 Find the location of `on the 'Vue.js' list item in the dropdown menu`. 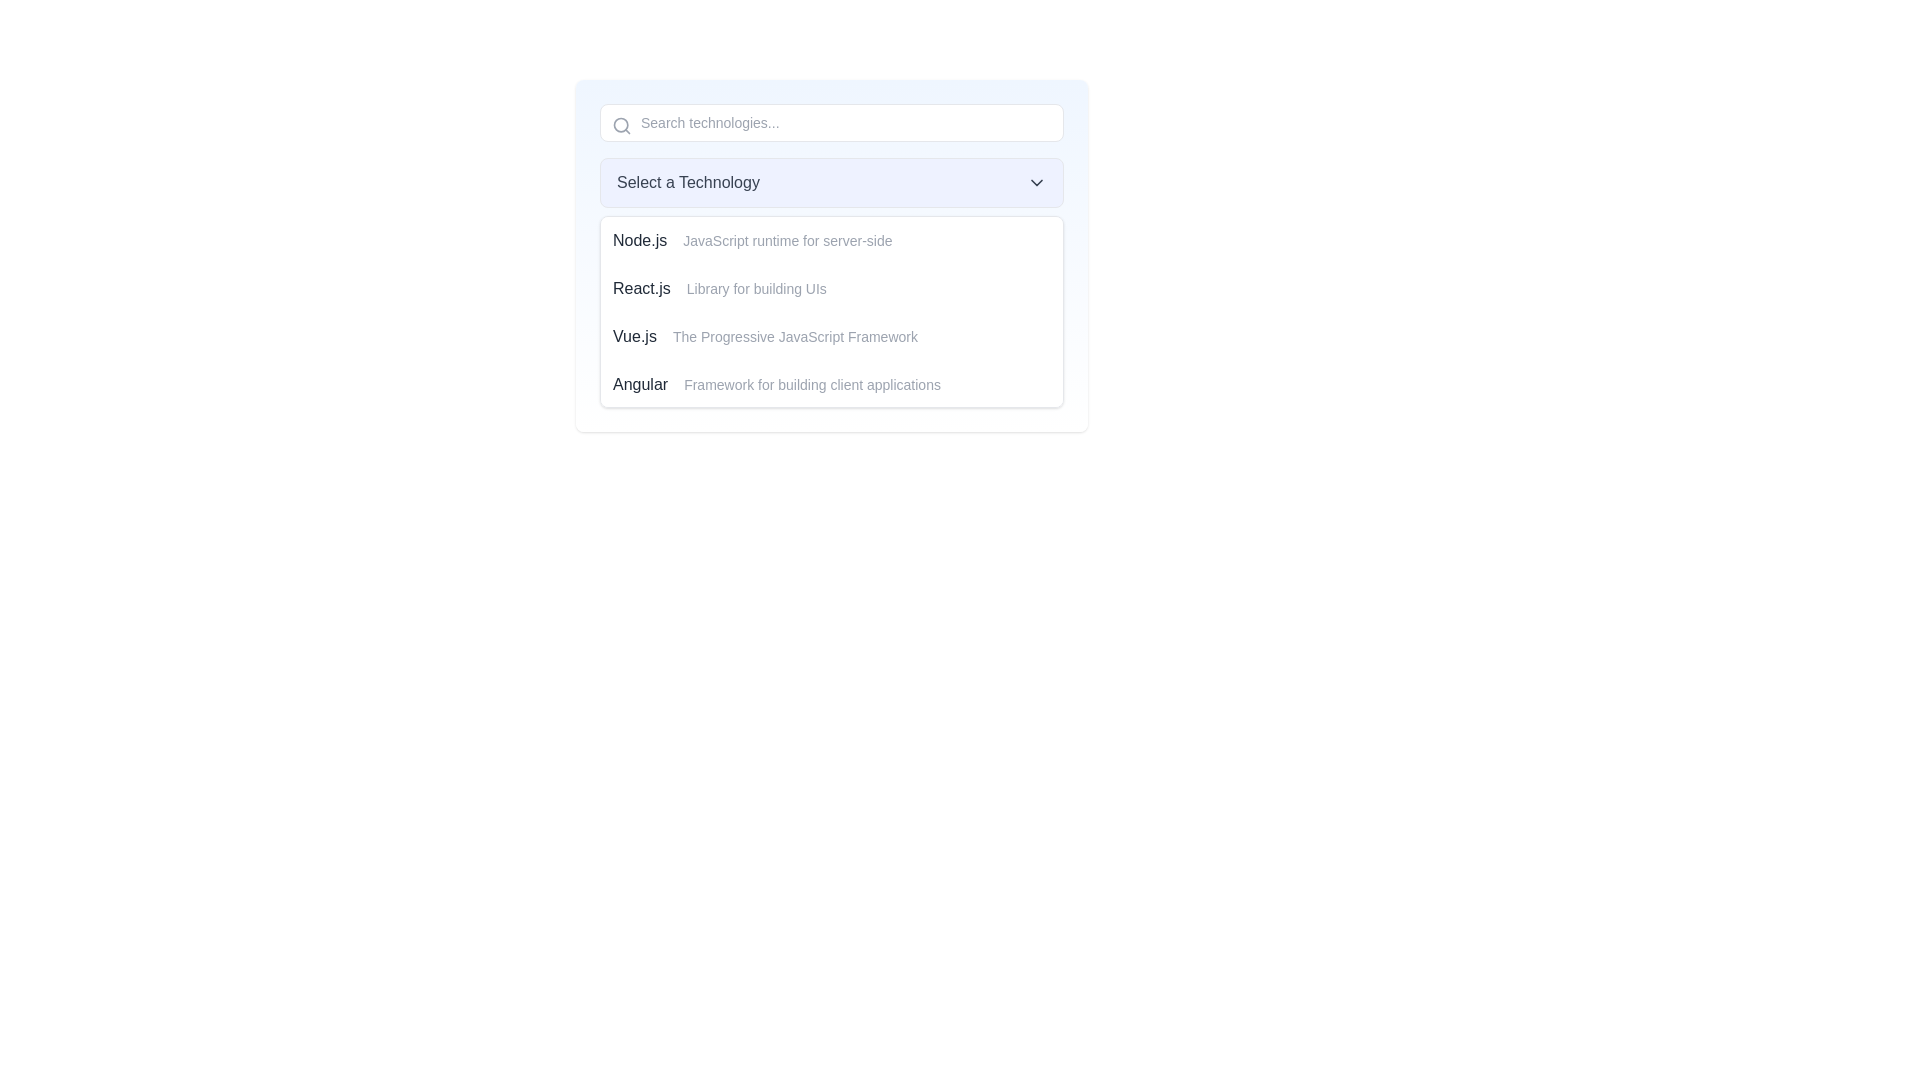

on the 'Vue.js' list item in the dropdown menu is located at coordinates (831, 335).